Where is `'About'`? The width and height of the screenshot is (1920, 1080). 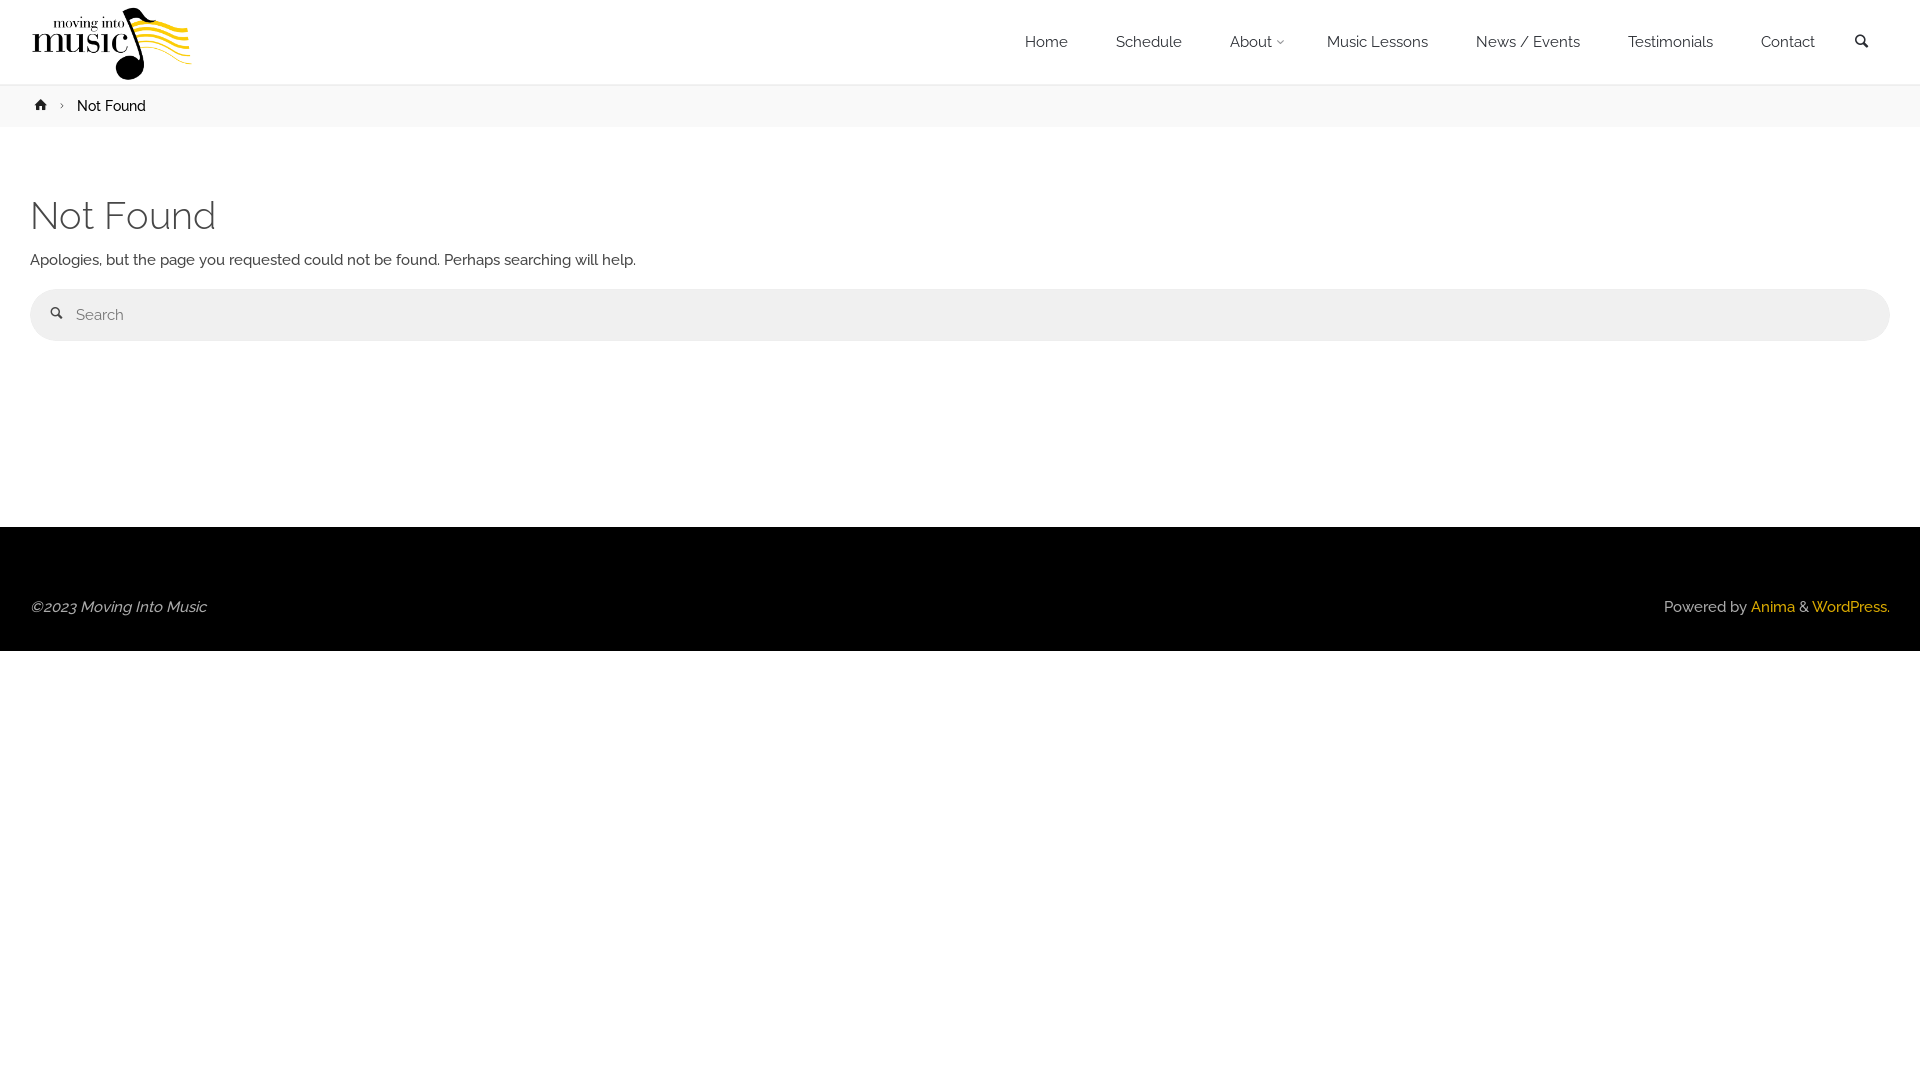 'About' is located at coordinates (1253, 42).